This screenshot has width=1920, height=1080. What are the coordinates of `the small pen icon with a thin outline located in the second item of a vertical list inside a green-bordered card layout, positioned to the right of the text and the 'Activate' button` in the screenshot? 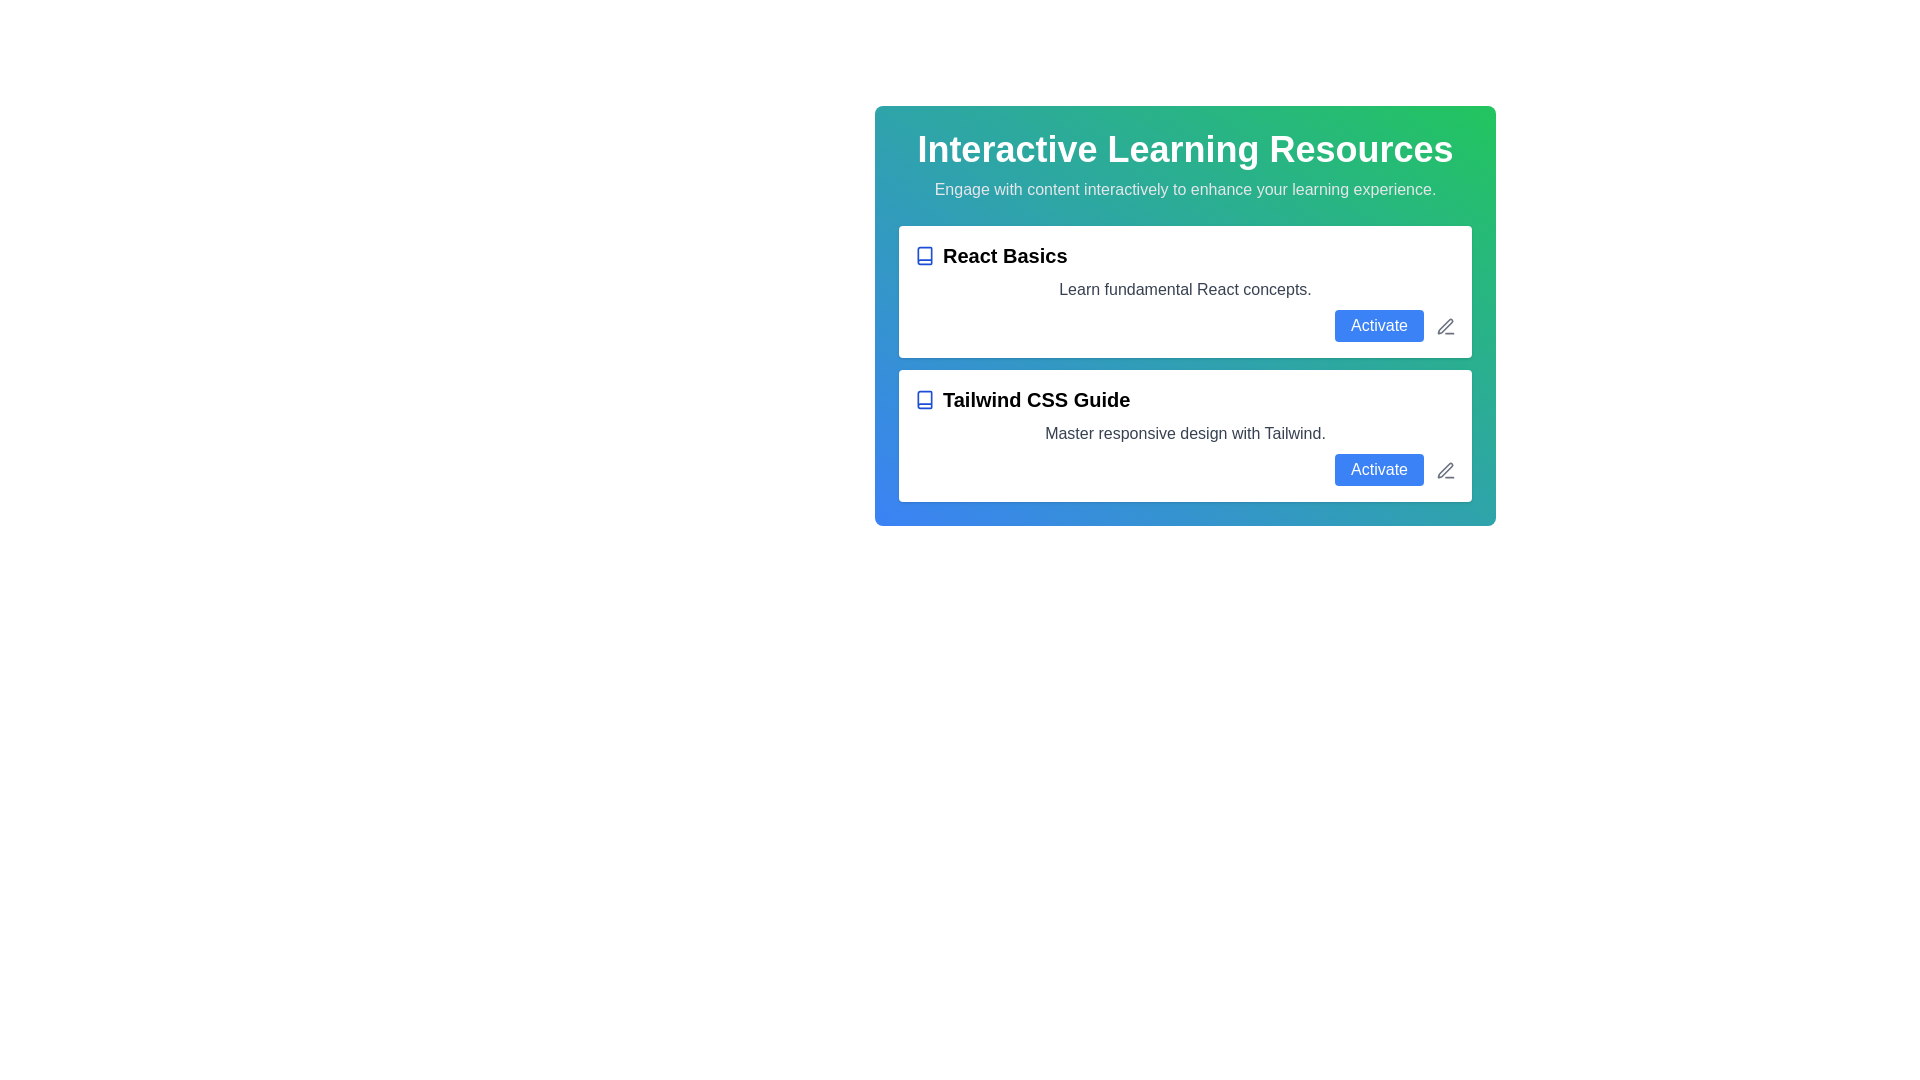 It's located at (1445, 470).